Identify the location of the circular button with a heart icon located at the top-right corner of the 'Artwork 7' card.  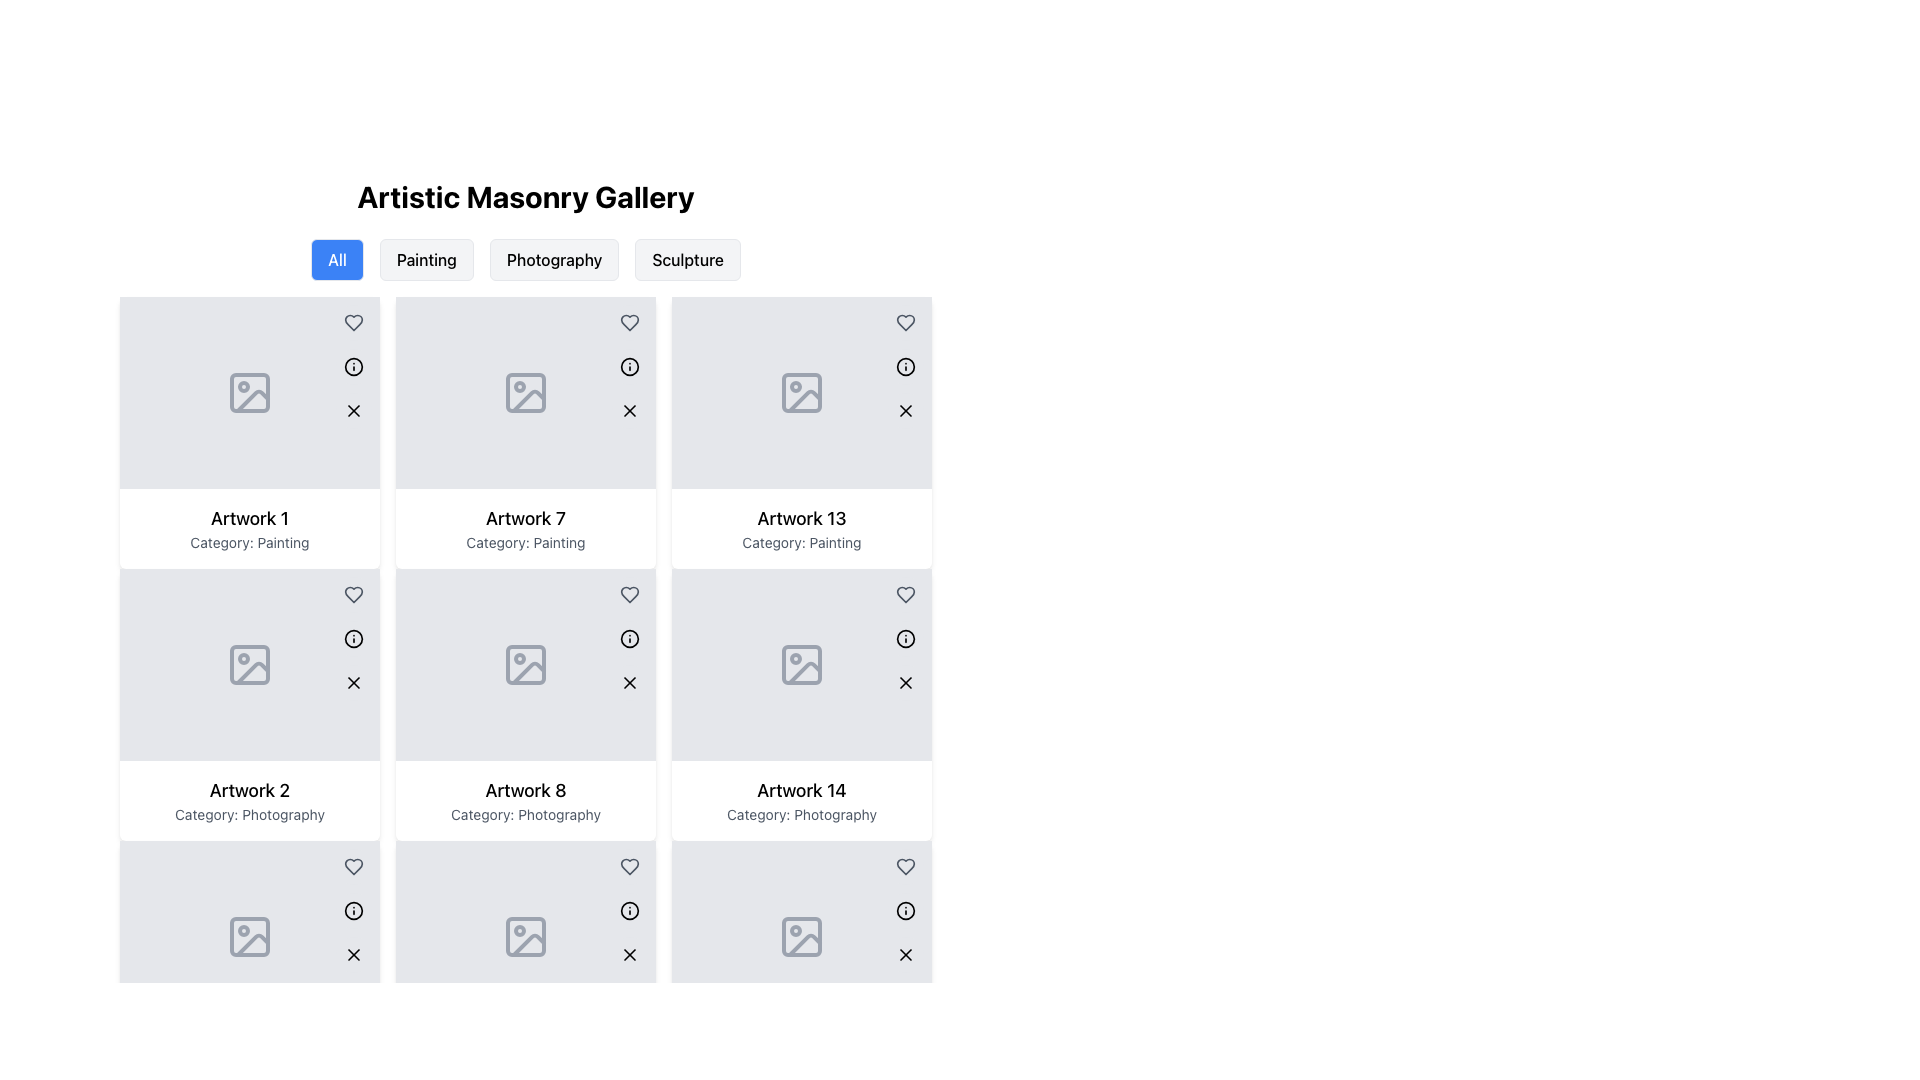
(628, 593).